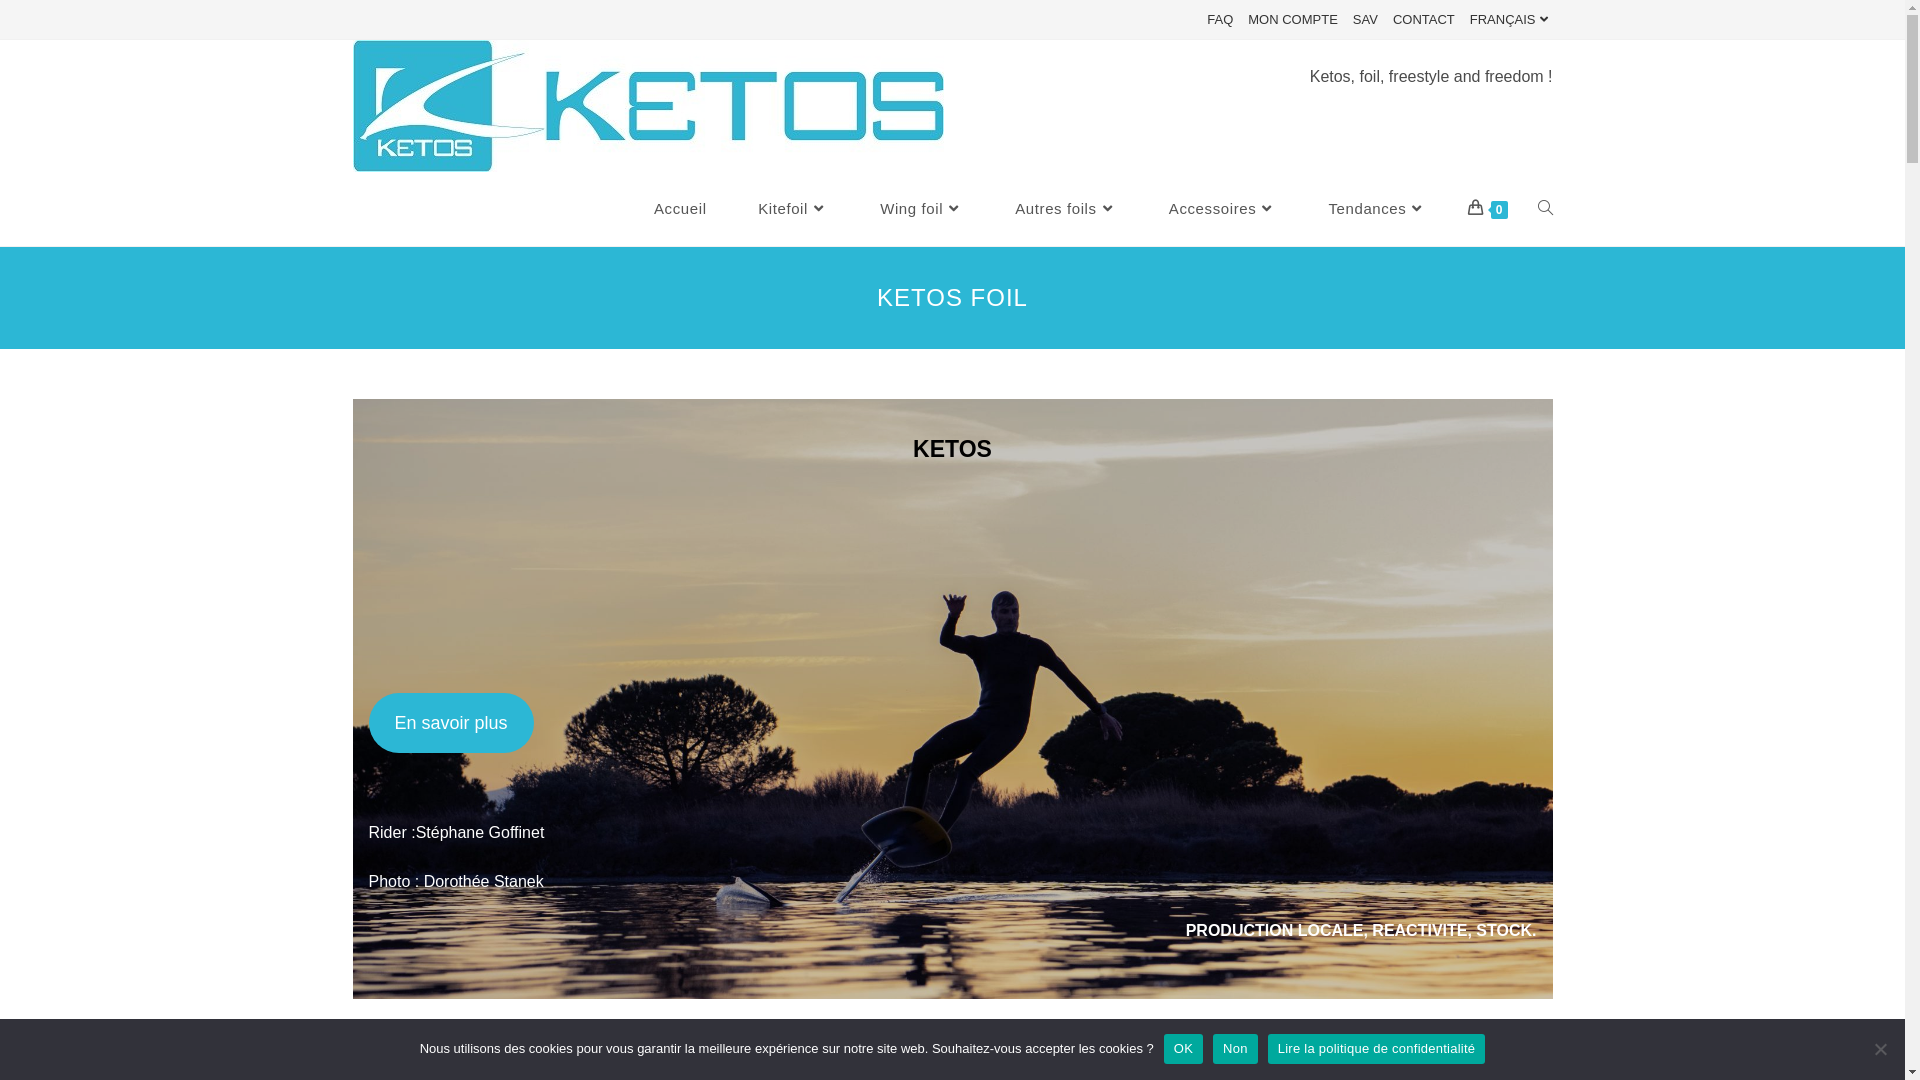  What do you see at coordinates (1364, 19) in the screenshot?
I see `'SAV'` at bounding box center [1364, 19].